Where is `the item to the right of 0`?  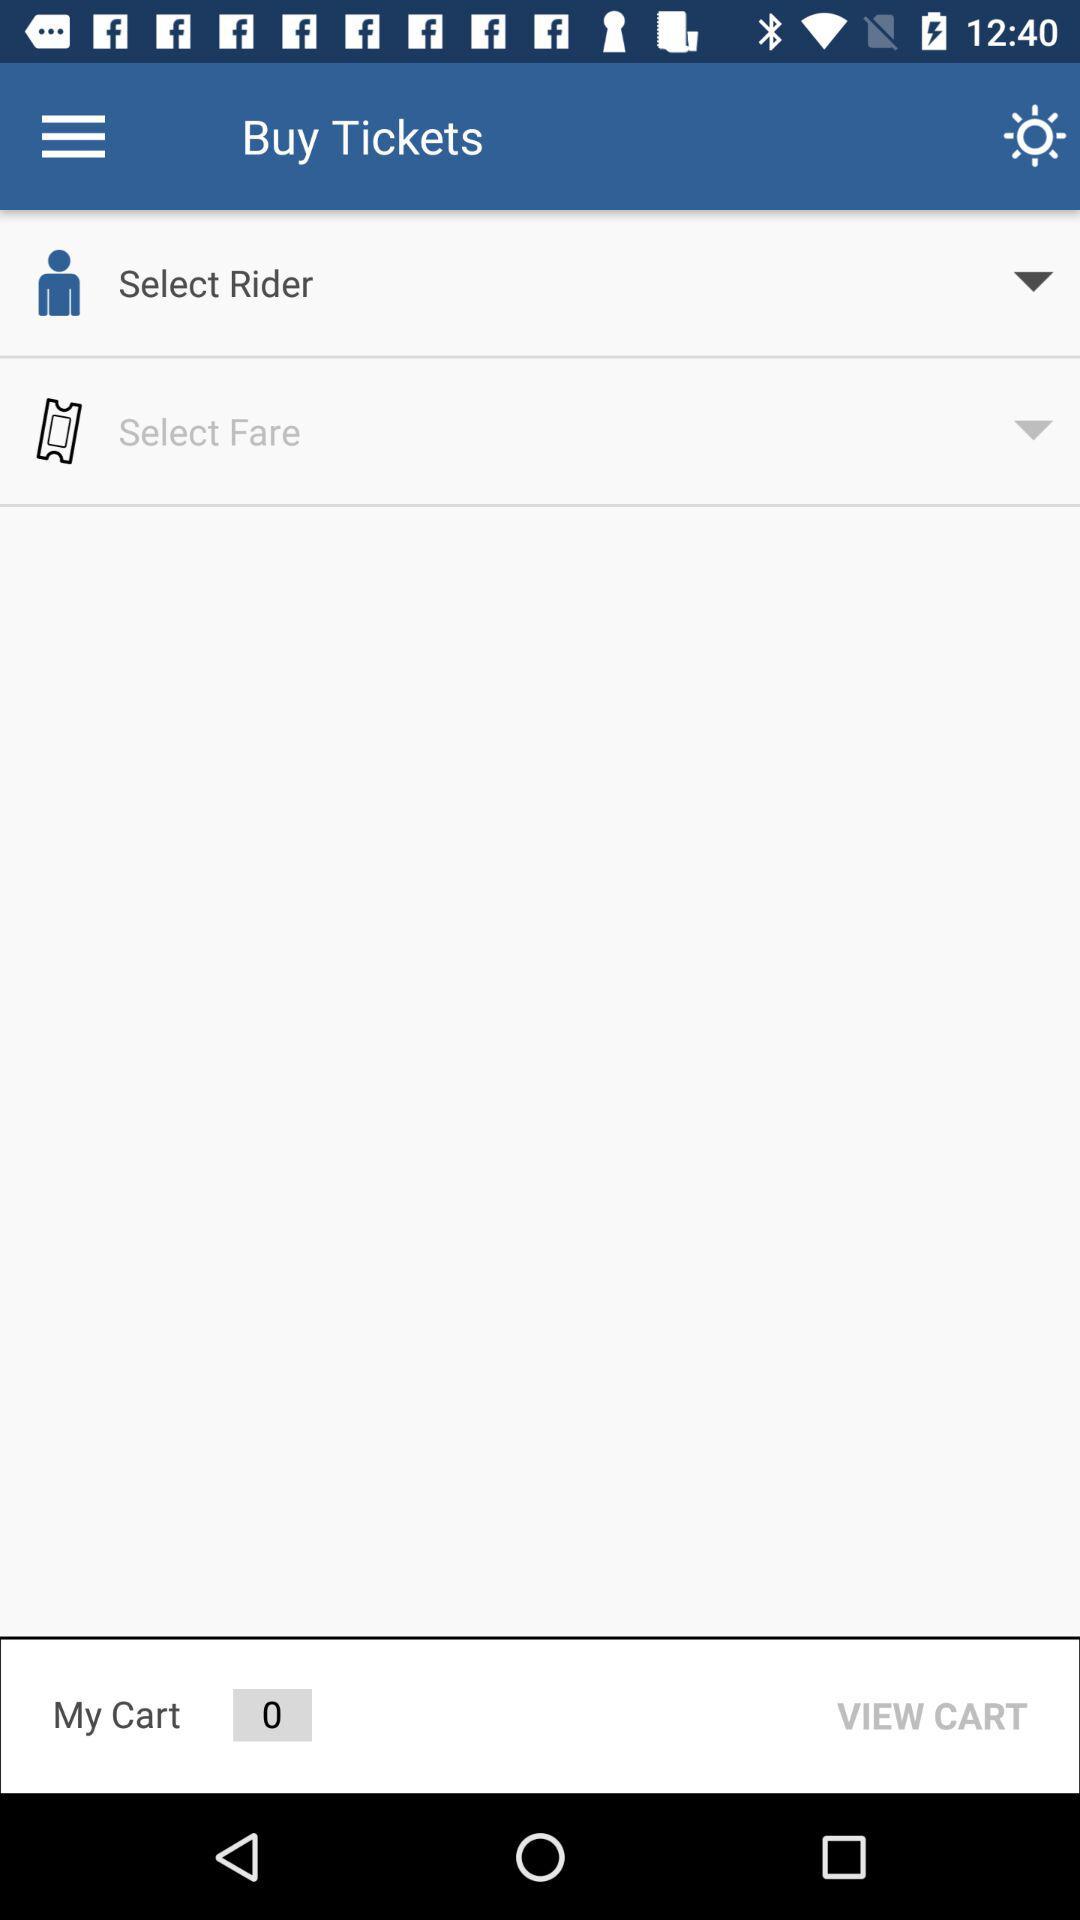
the item to the right of 0 is located at coordinates (932, 1714).